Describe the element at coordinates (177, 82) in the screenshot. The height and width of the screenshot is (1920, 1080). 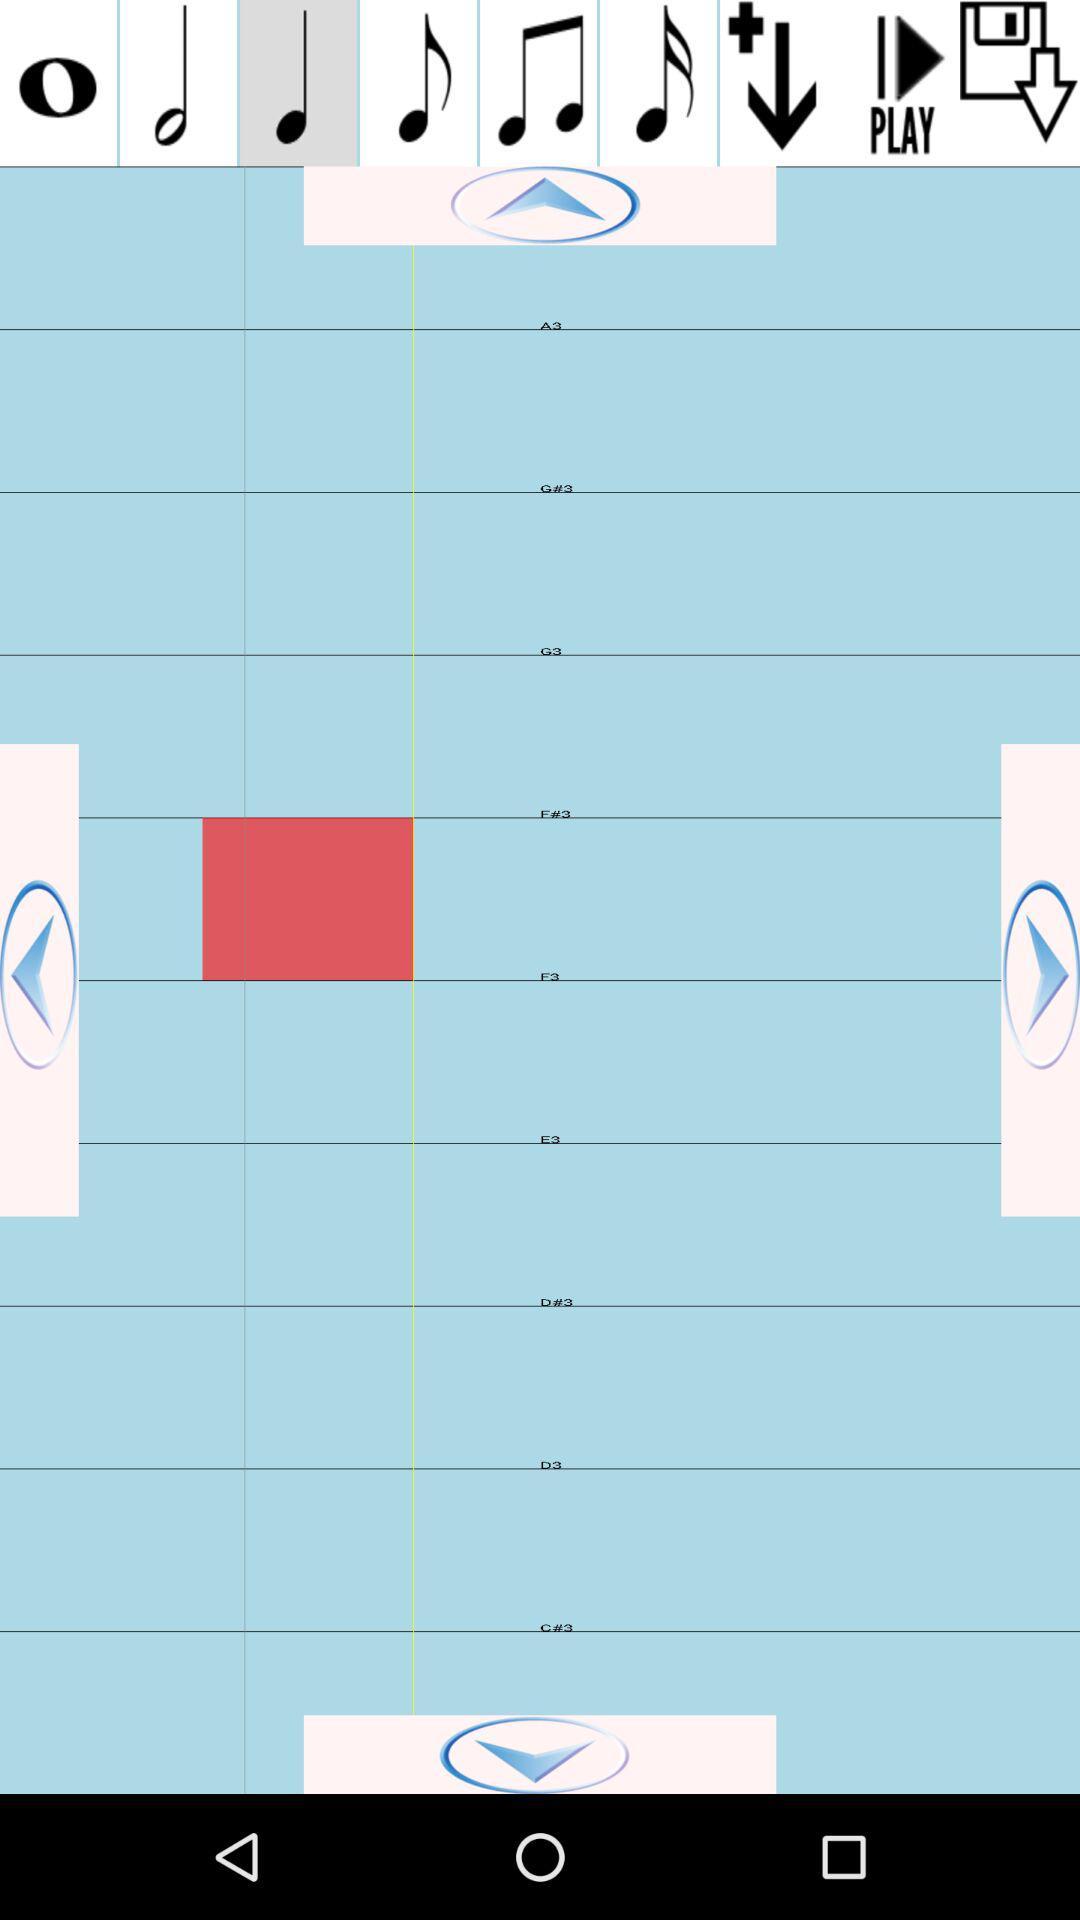
I see `minim` at that location.